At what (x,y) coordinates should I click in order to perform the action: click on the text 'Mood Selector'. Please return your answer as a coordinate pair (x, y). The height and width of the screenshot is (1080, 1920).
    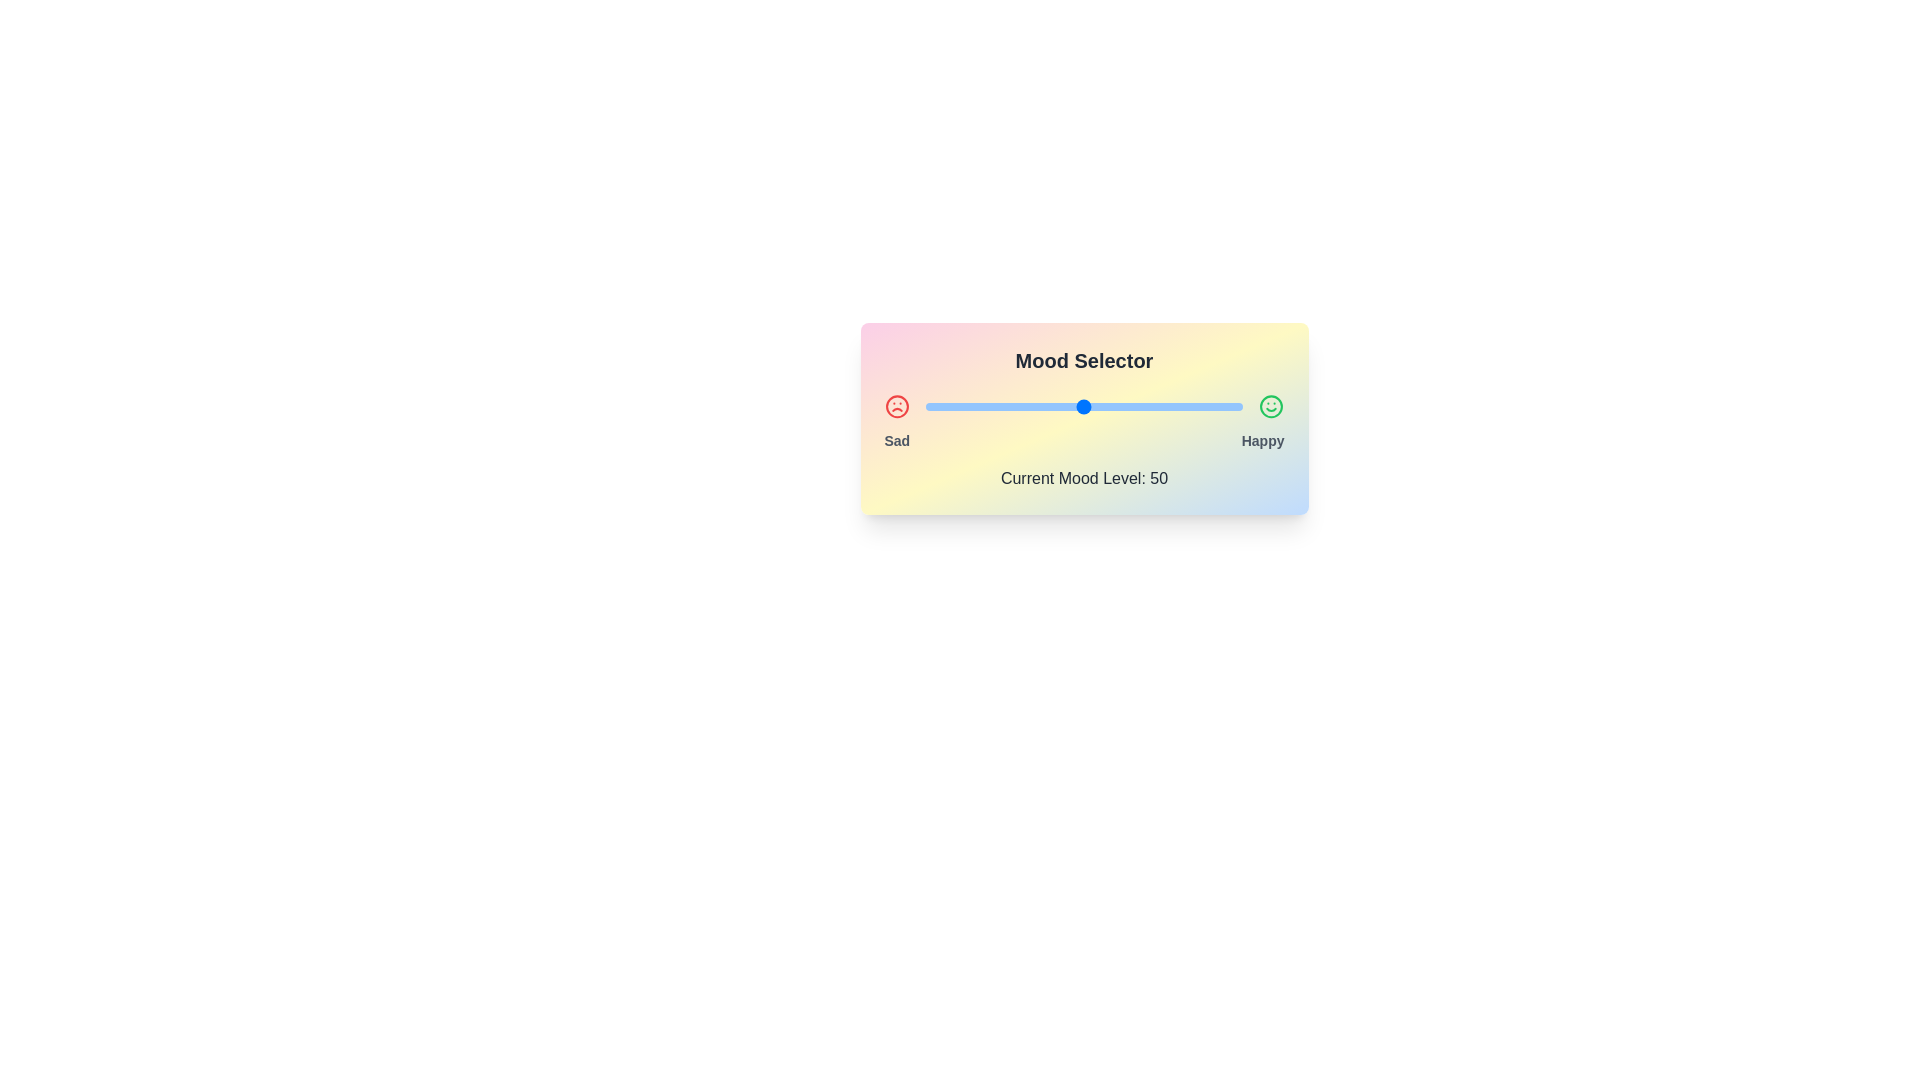
    Looking at the image, I should click on (1083, 361).